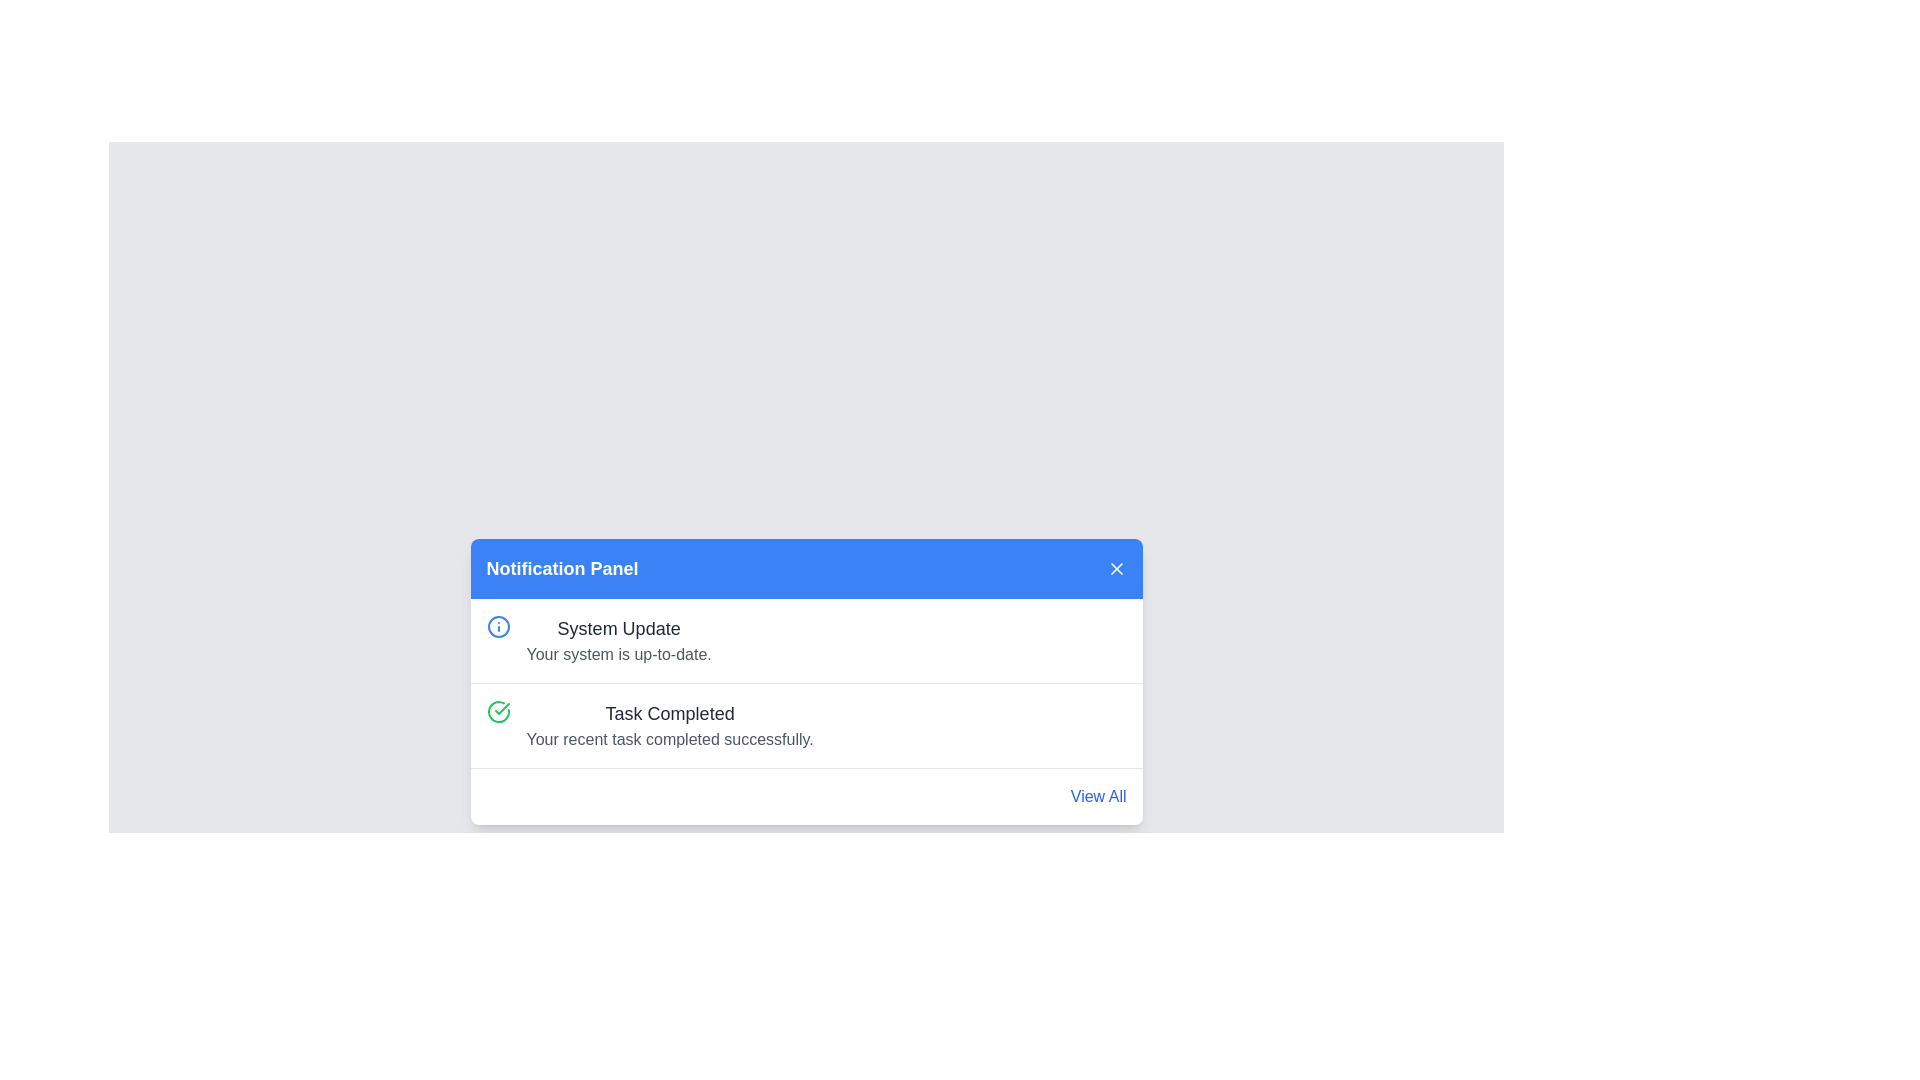 This screenshot has height=1080, width=1920. I want to click on the 'System Update' text element which includes the title and subtitle within the notification card, so click(618, 640).